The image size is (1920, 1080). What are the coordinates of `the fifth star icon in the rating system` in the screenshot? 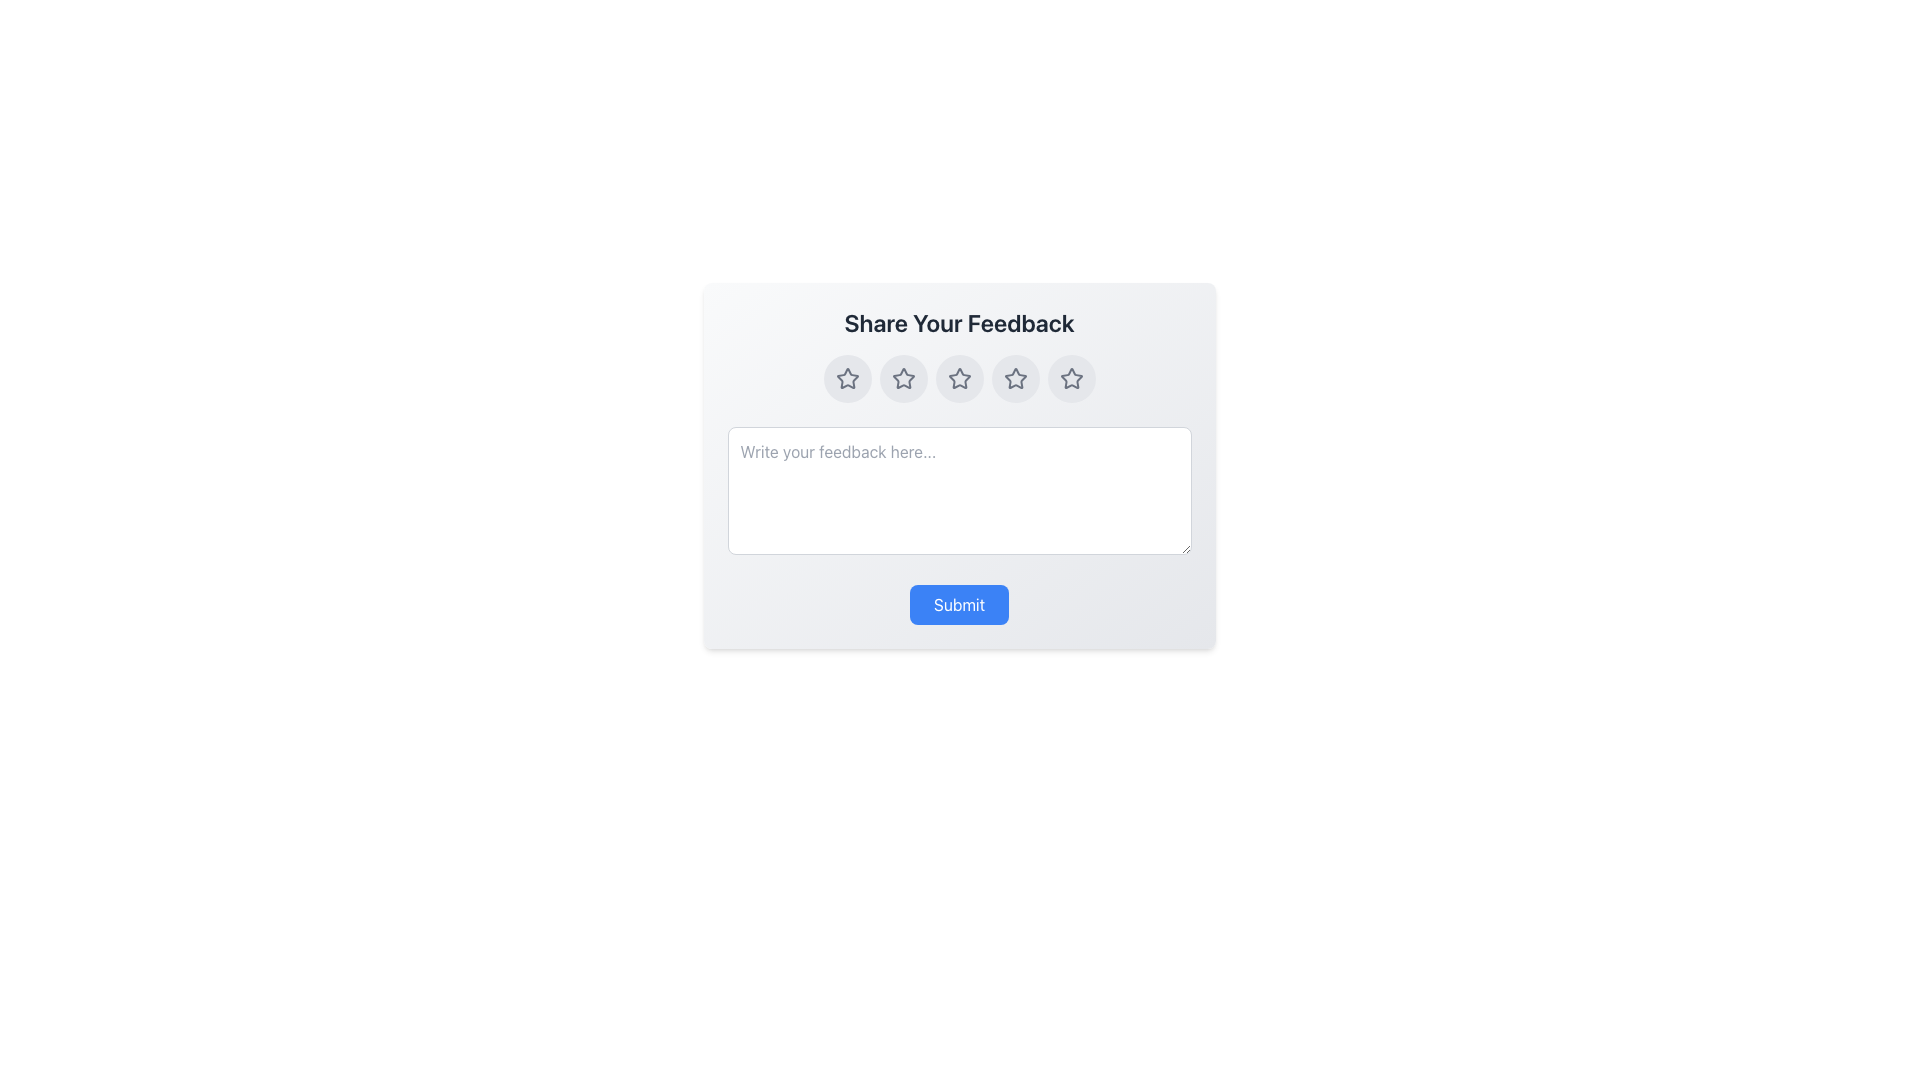 It's located at (1070, 378).